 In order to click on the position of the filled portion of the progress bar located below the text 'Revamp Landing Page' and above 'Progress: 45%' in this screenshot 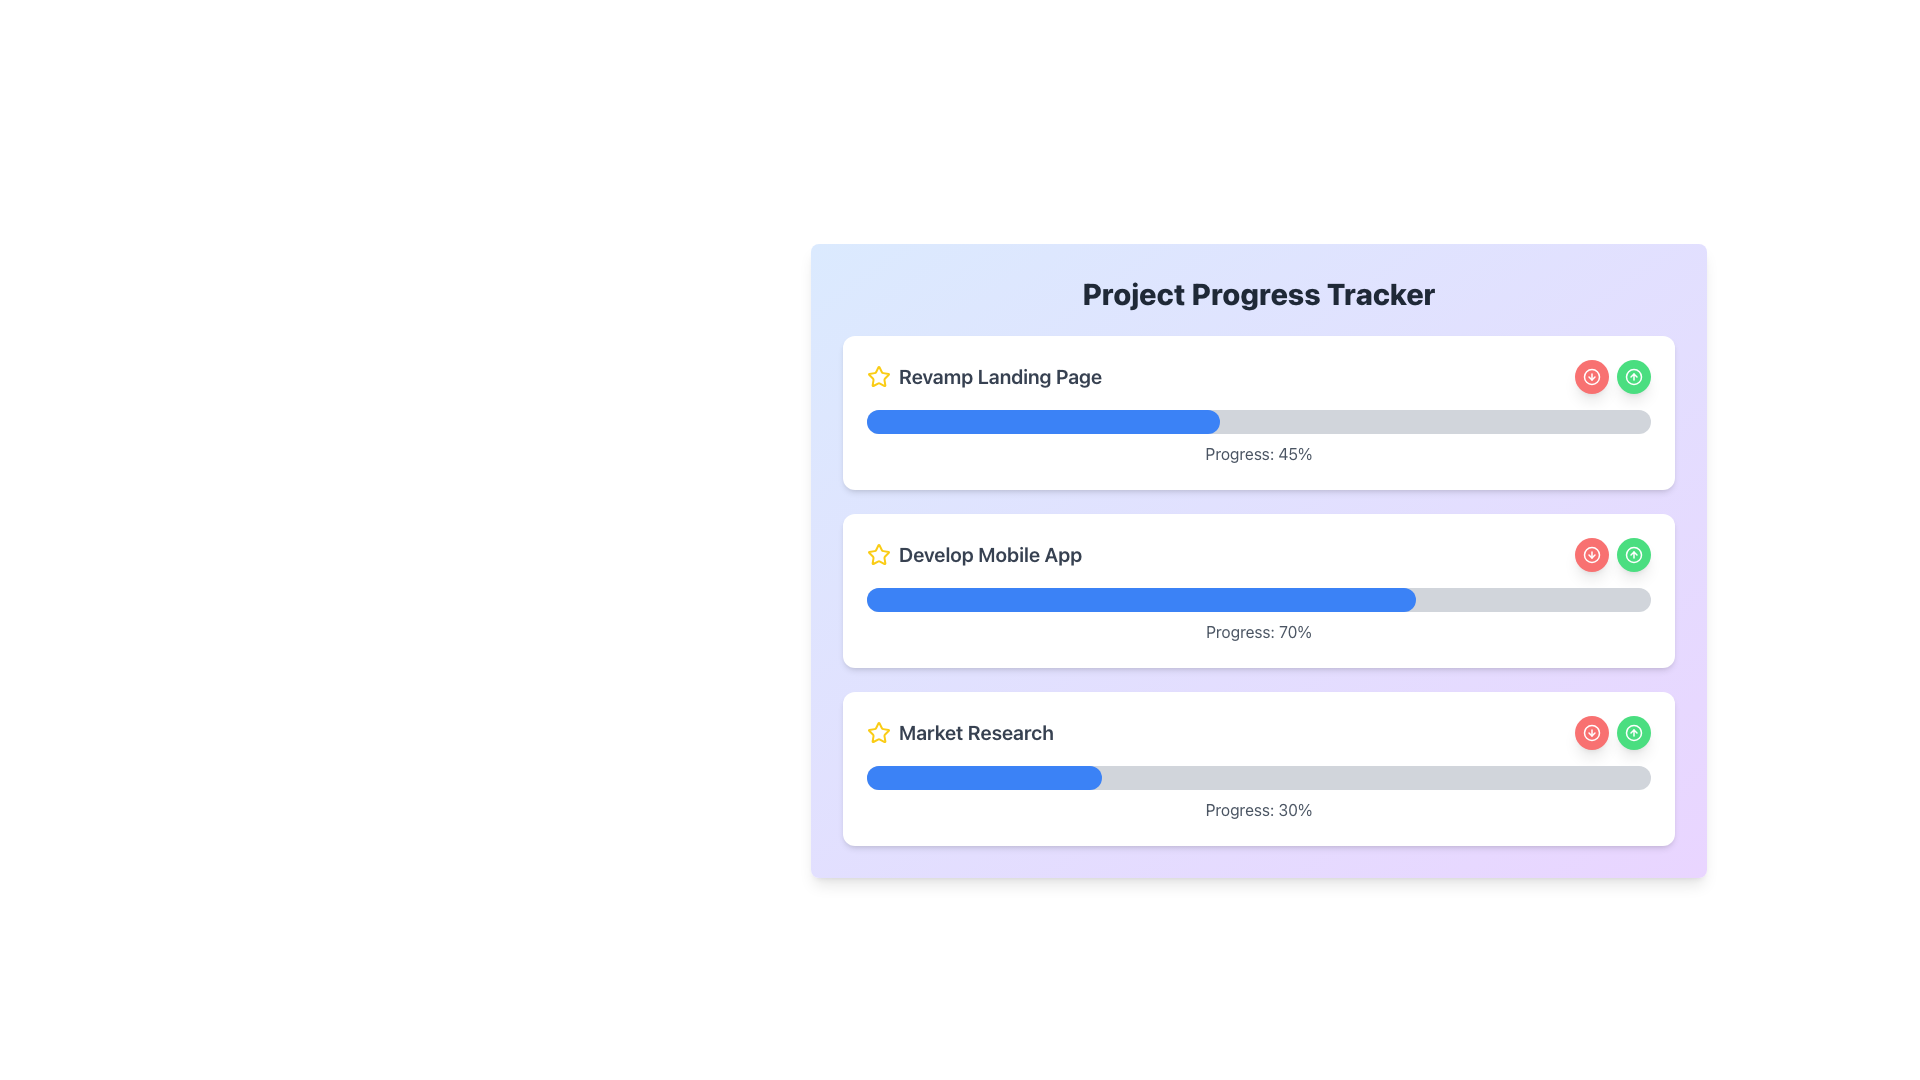, I will do `click(1257, 420)`.